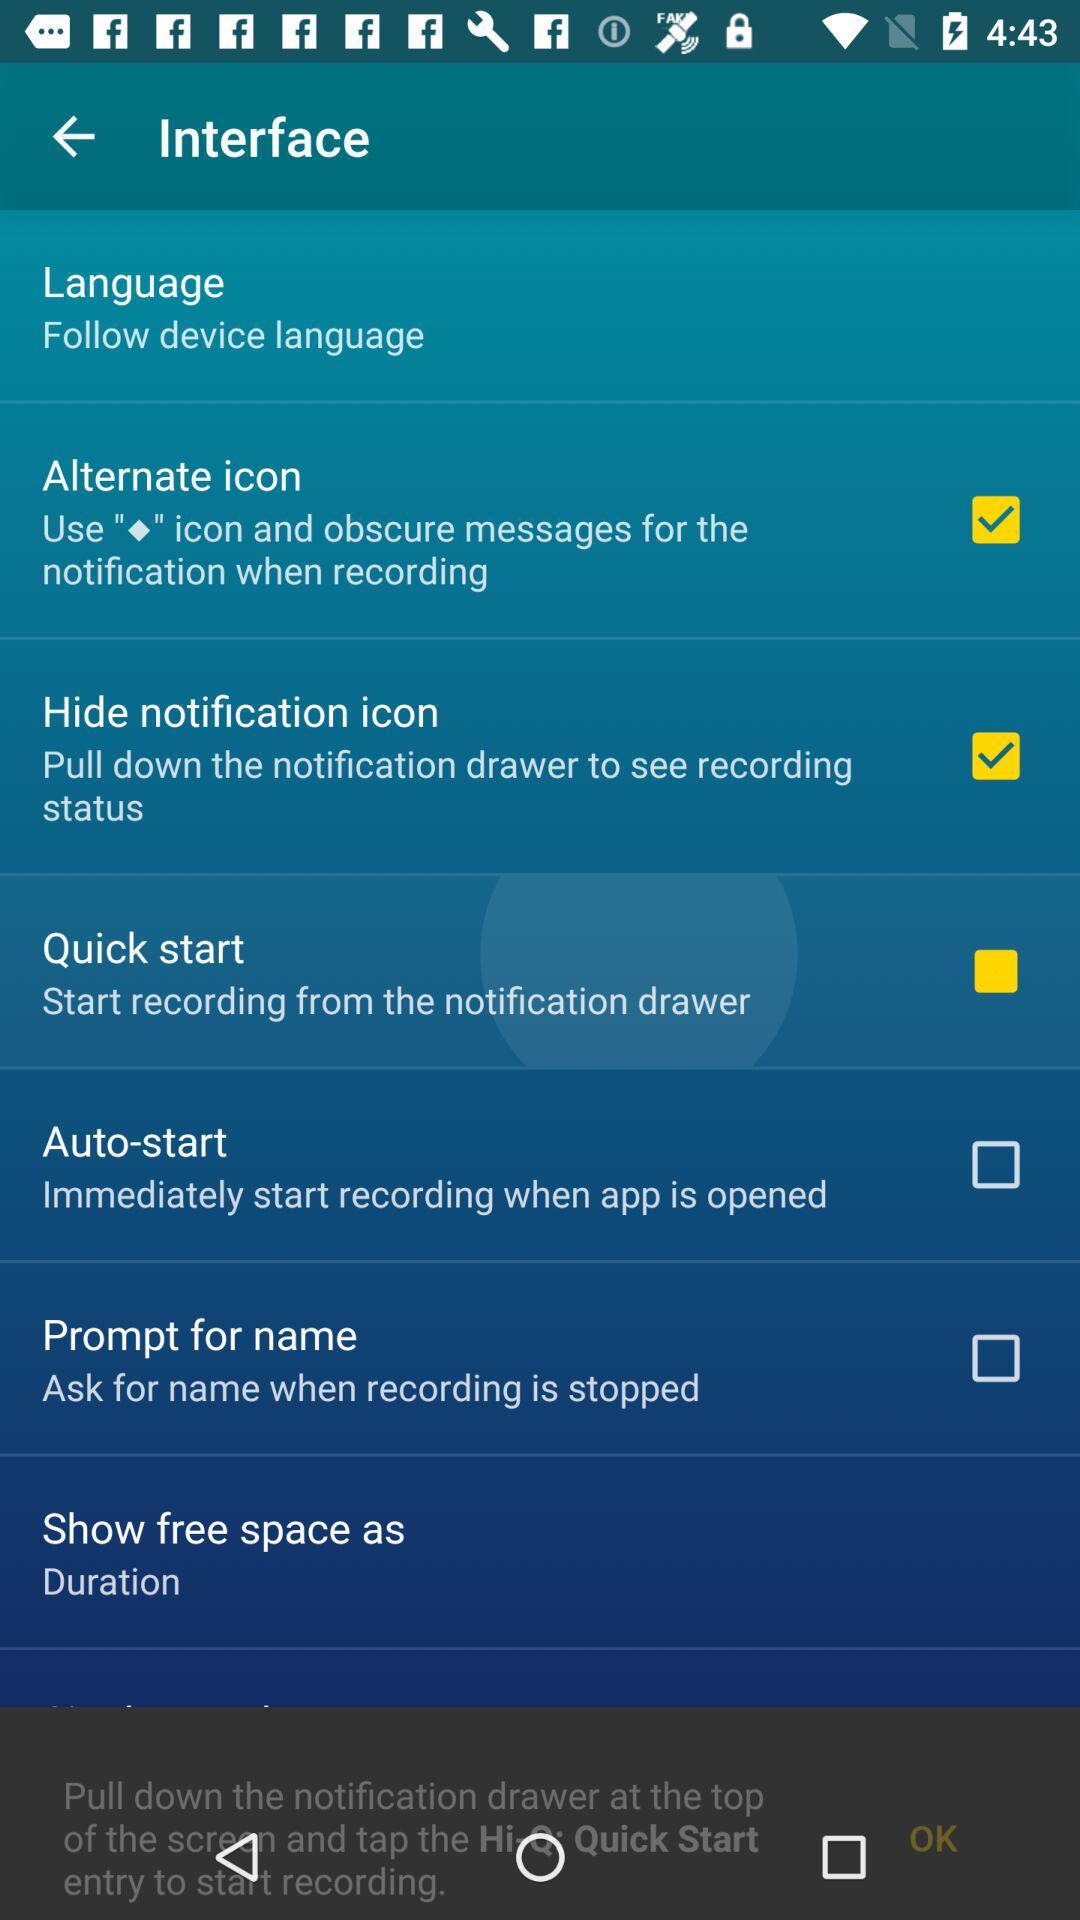 The width and height of the screenshot is (1080, 1920). Describe the element at coordinates (134, 1140) in the screenshot. I see `item below start recording from item` at that location.